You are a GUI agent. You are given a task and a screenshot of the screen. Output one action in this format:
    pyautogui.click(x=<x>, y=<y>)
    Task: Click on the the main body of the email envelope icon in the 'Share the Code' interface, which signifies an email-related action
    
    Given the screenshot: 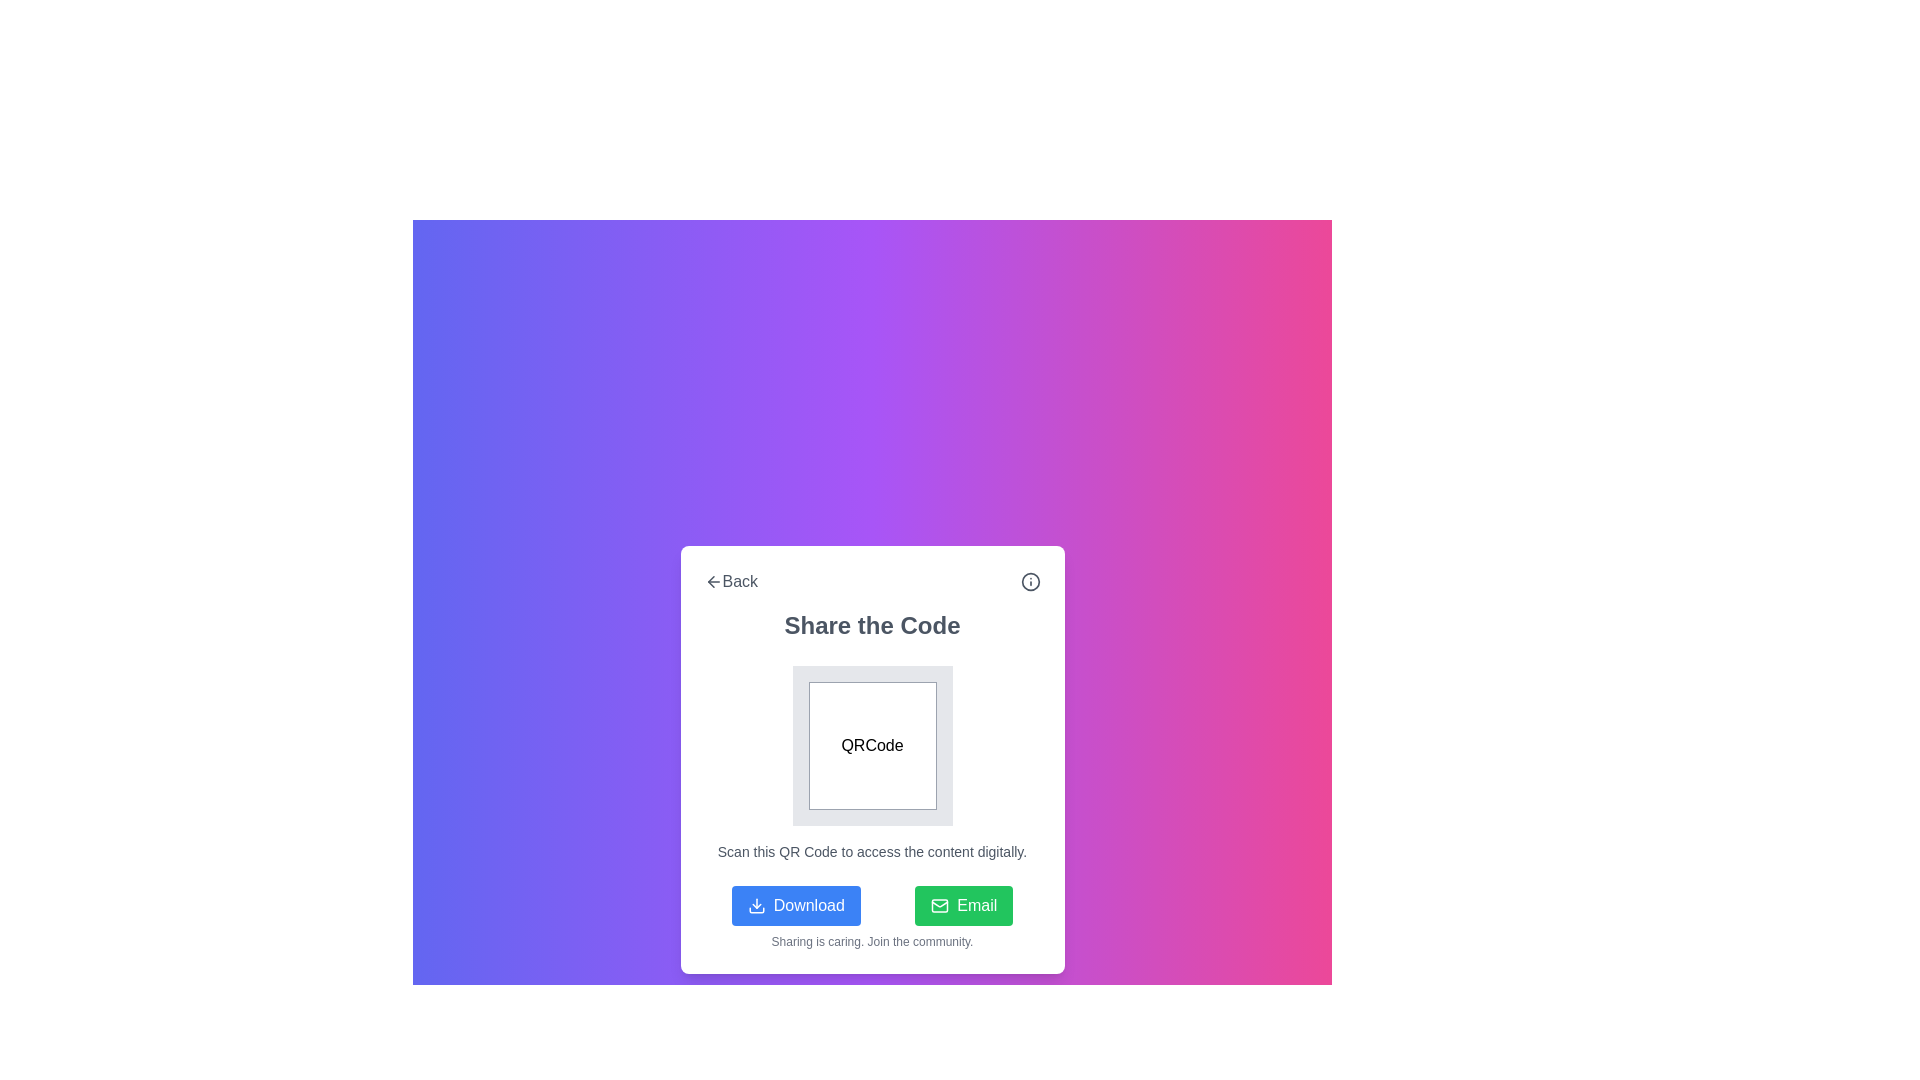 What is the action you would take?
    pyautogui.click(x=939, y=906)
    